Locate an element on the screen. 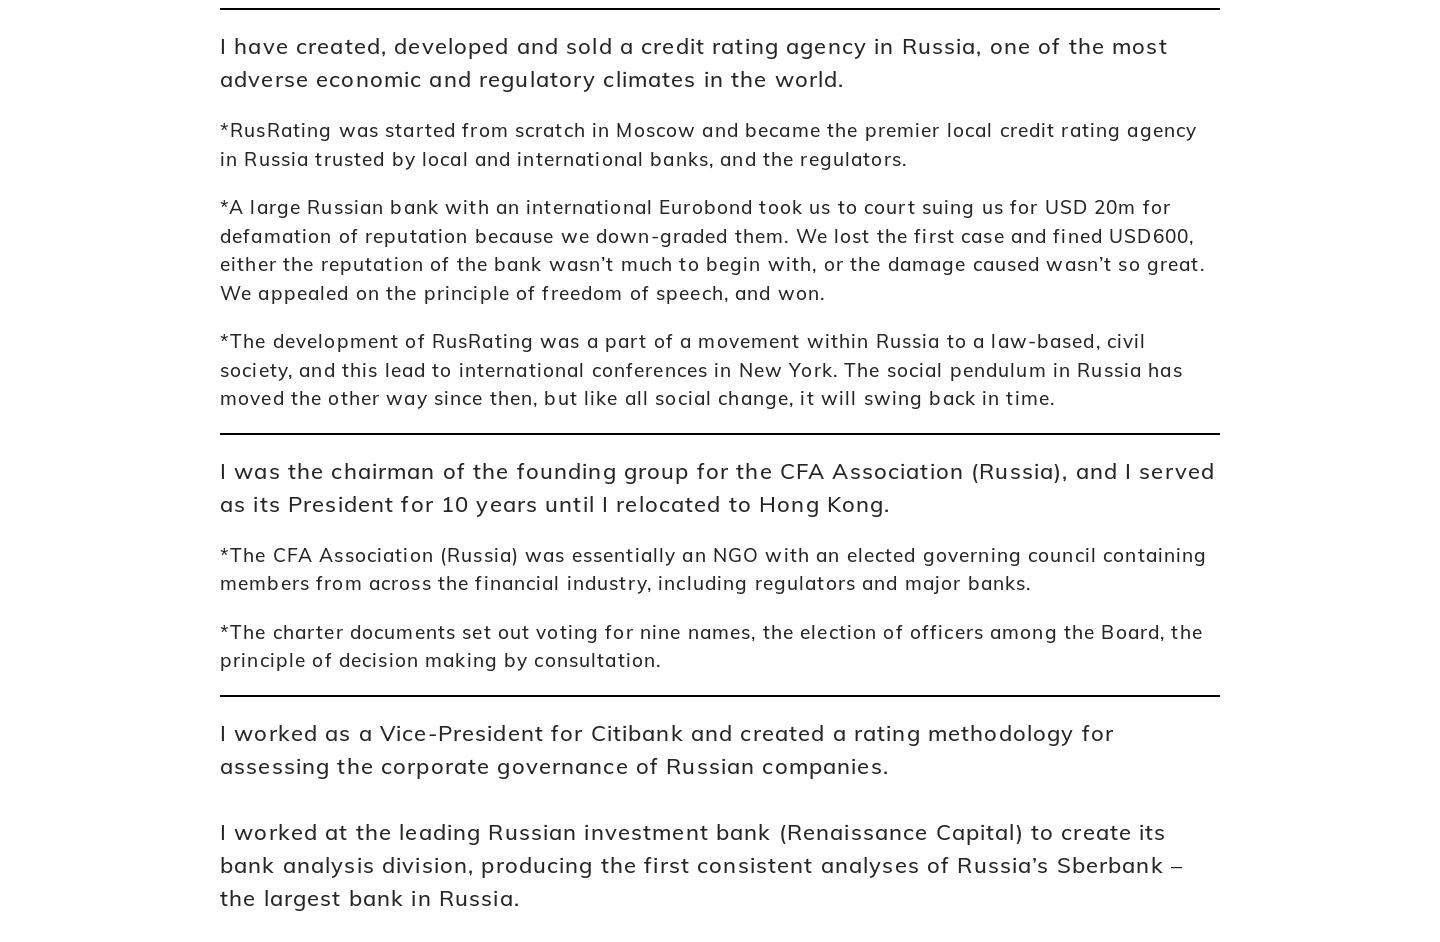 The height and width of the screenshot is (942, 1440). 'Help?' is located at coordinates (831, 415).